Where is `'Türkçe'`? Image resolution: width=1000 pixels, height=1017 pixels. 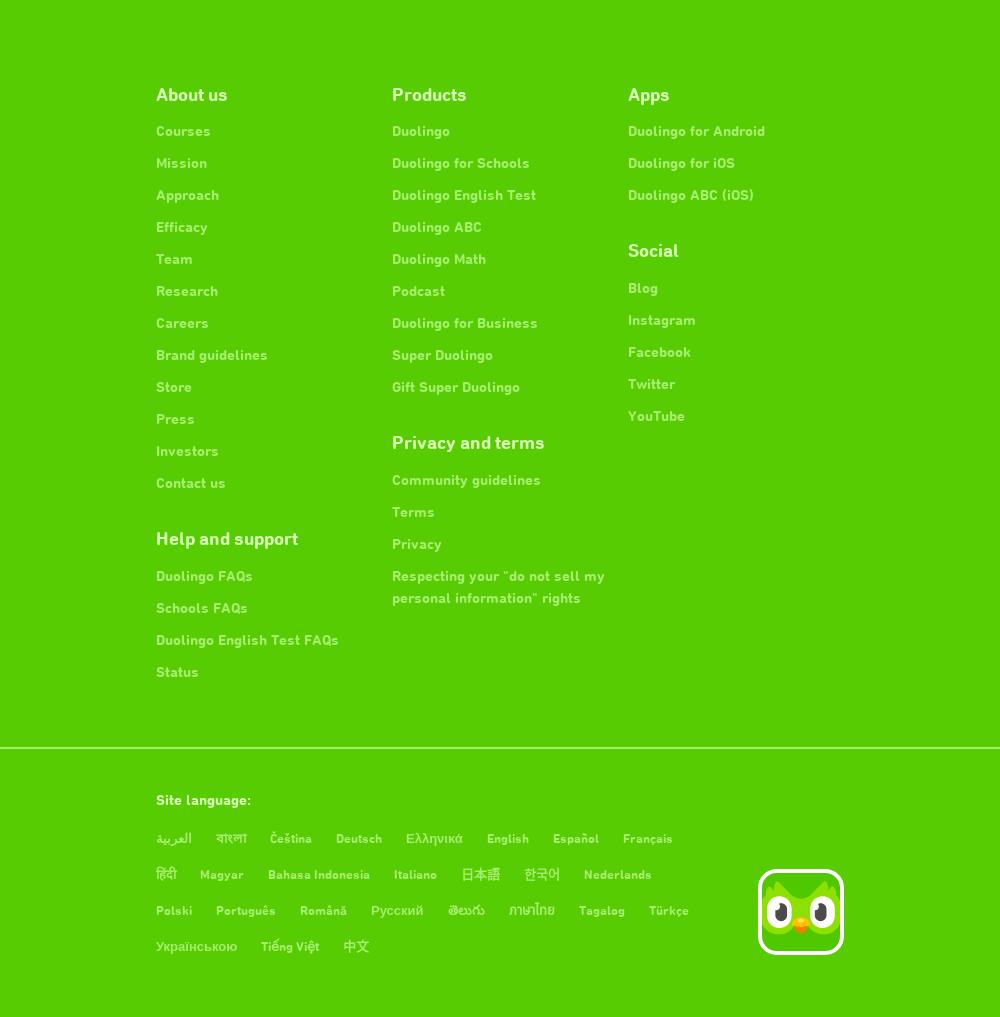 'Türkçe' is located at coordinates (668, 909).